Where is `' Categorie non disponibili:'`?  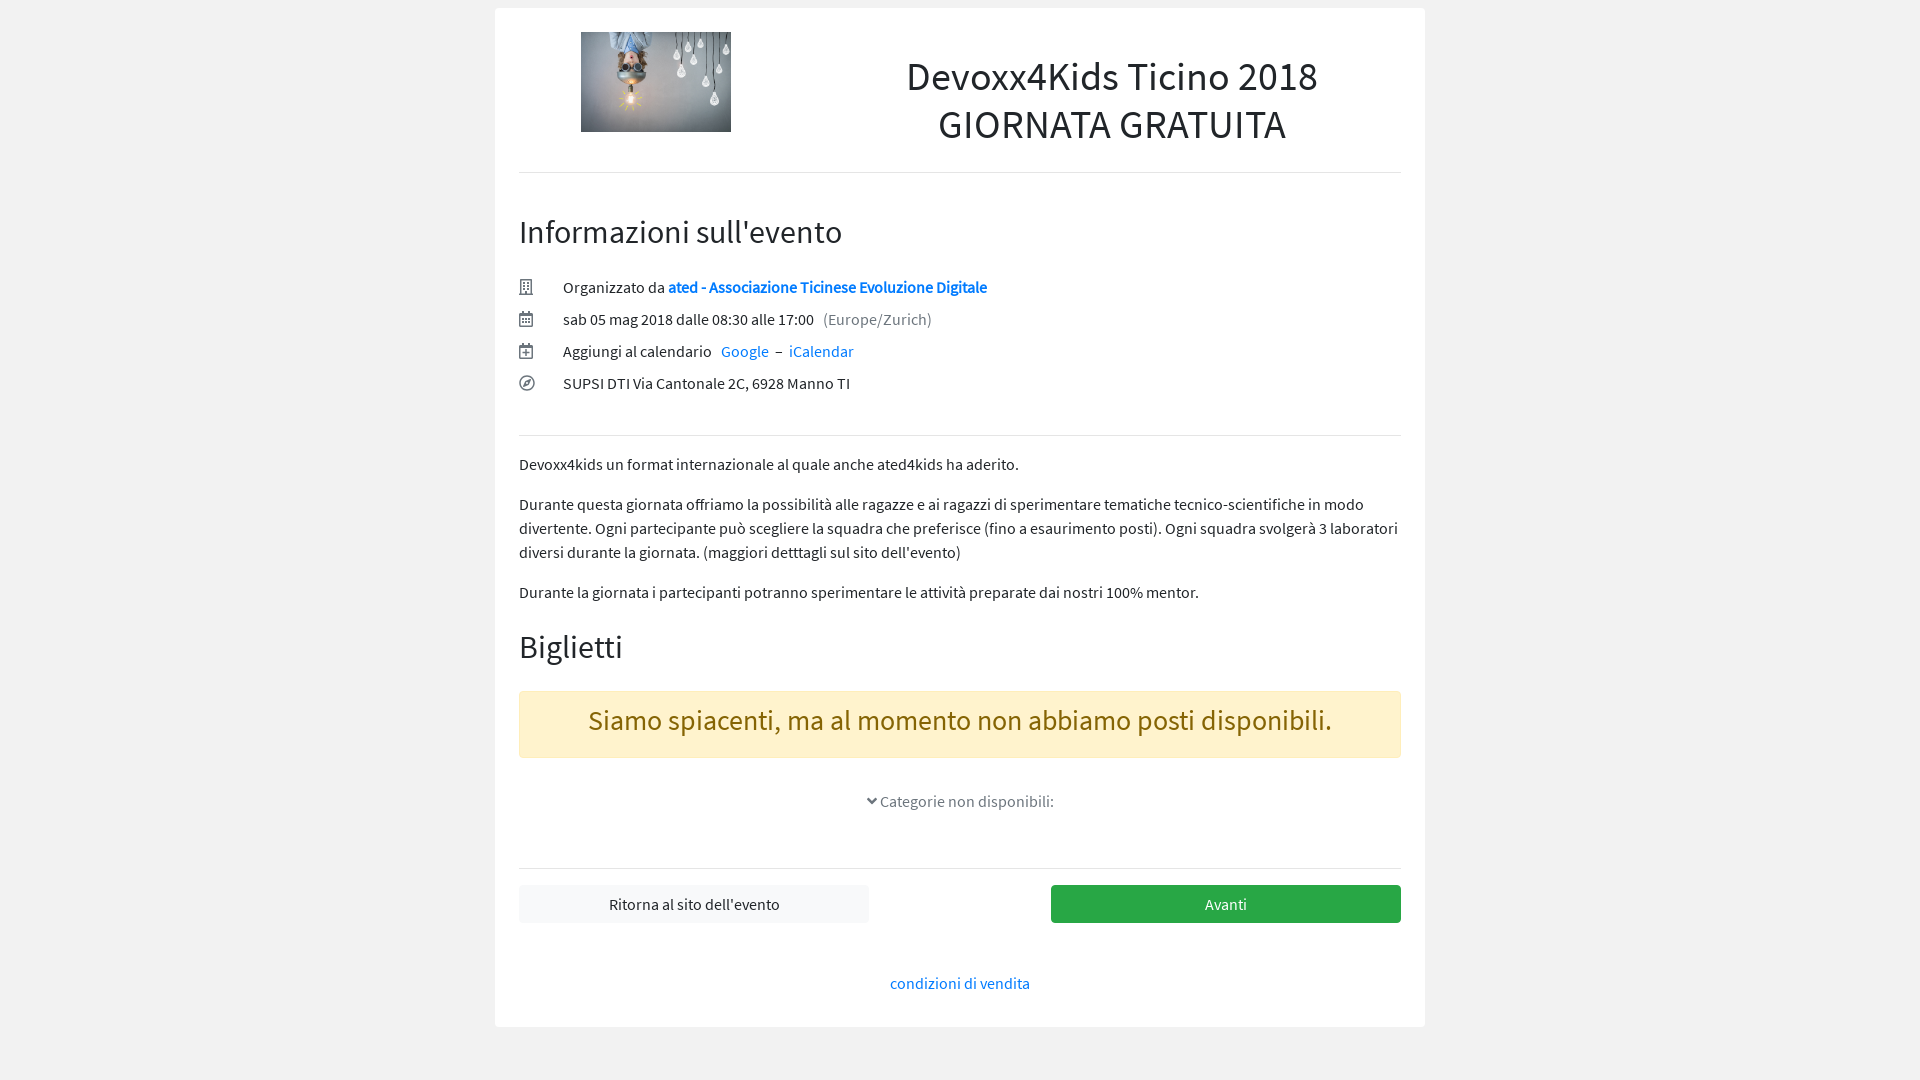
' Categorie non disponibili:' is located at coordinates (960, 800).